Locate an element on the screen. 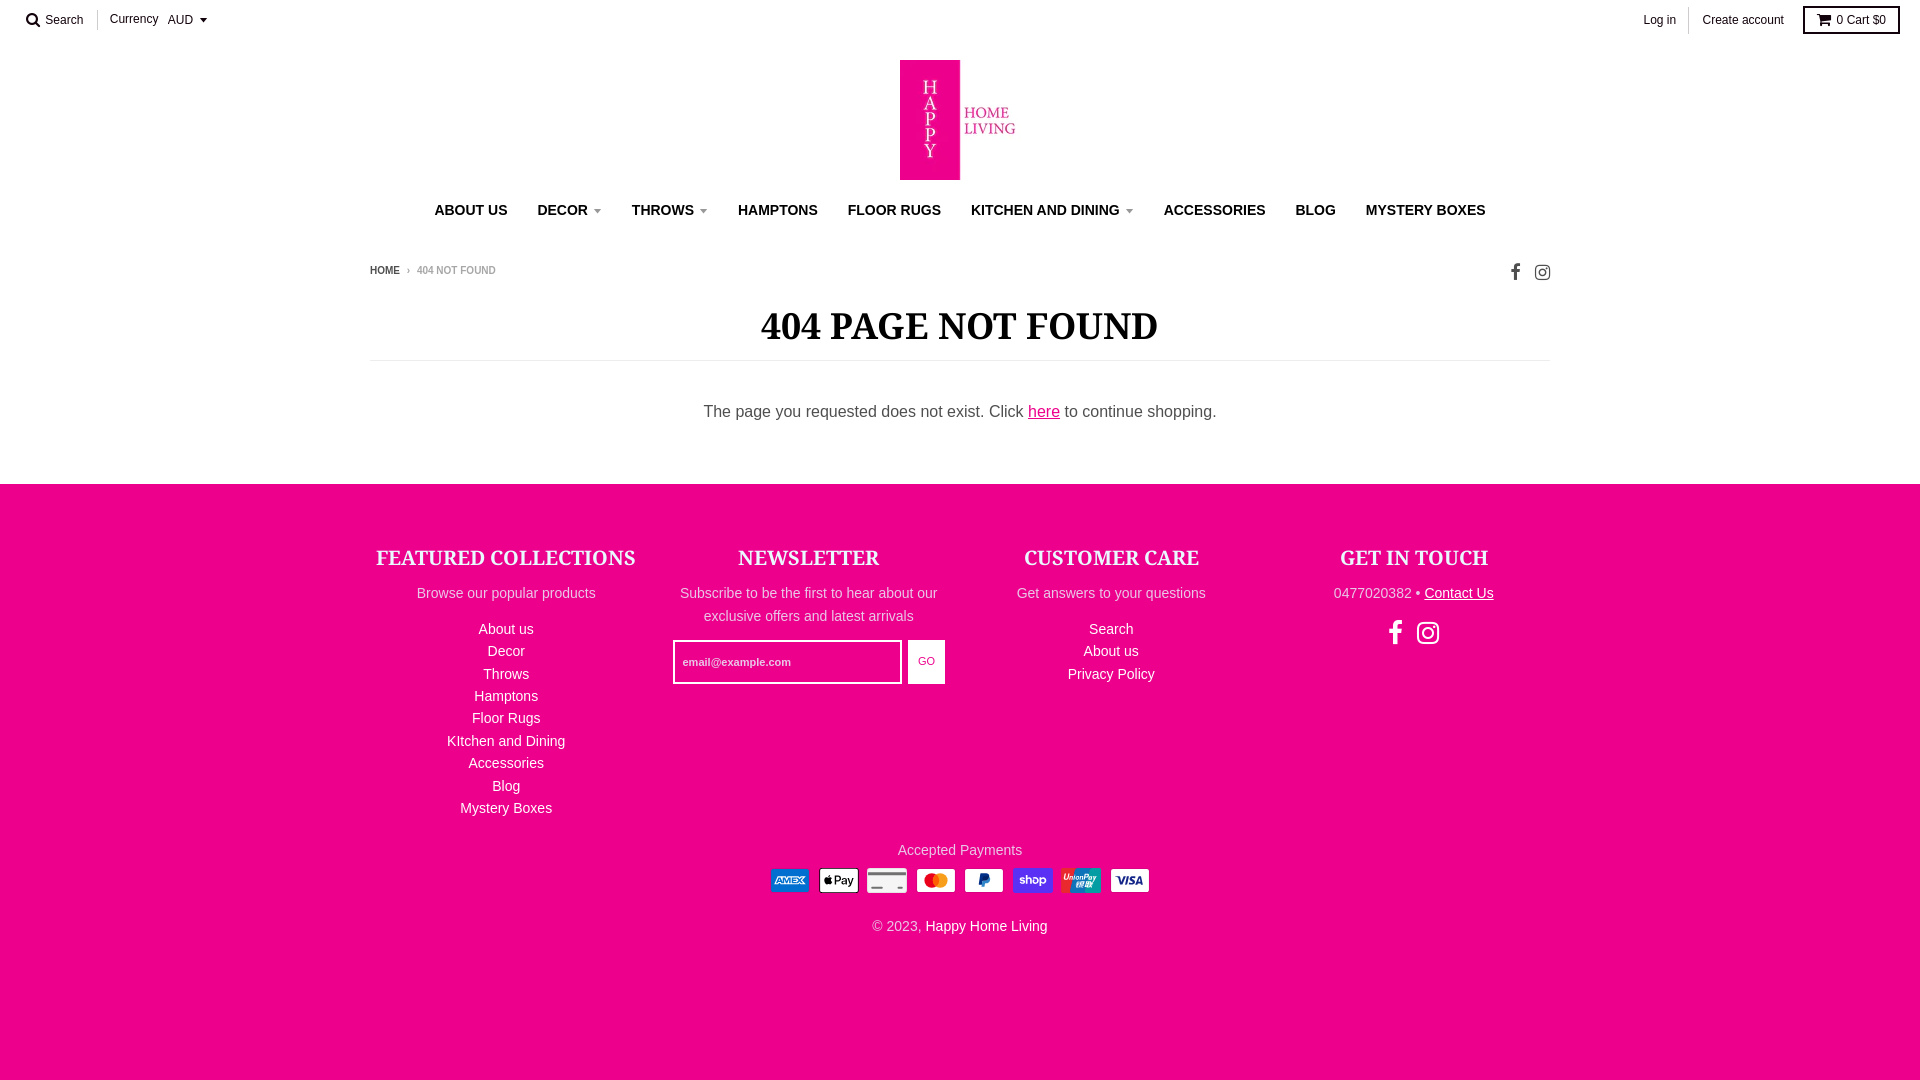  '0 Cart $0' is located at coordinates (1850, 19).